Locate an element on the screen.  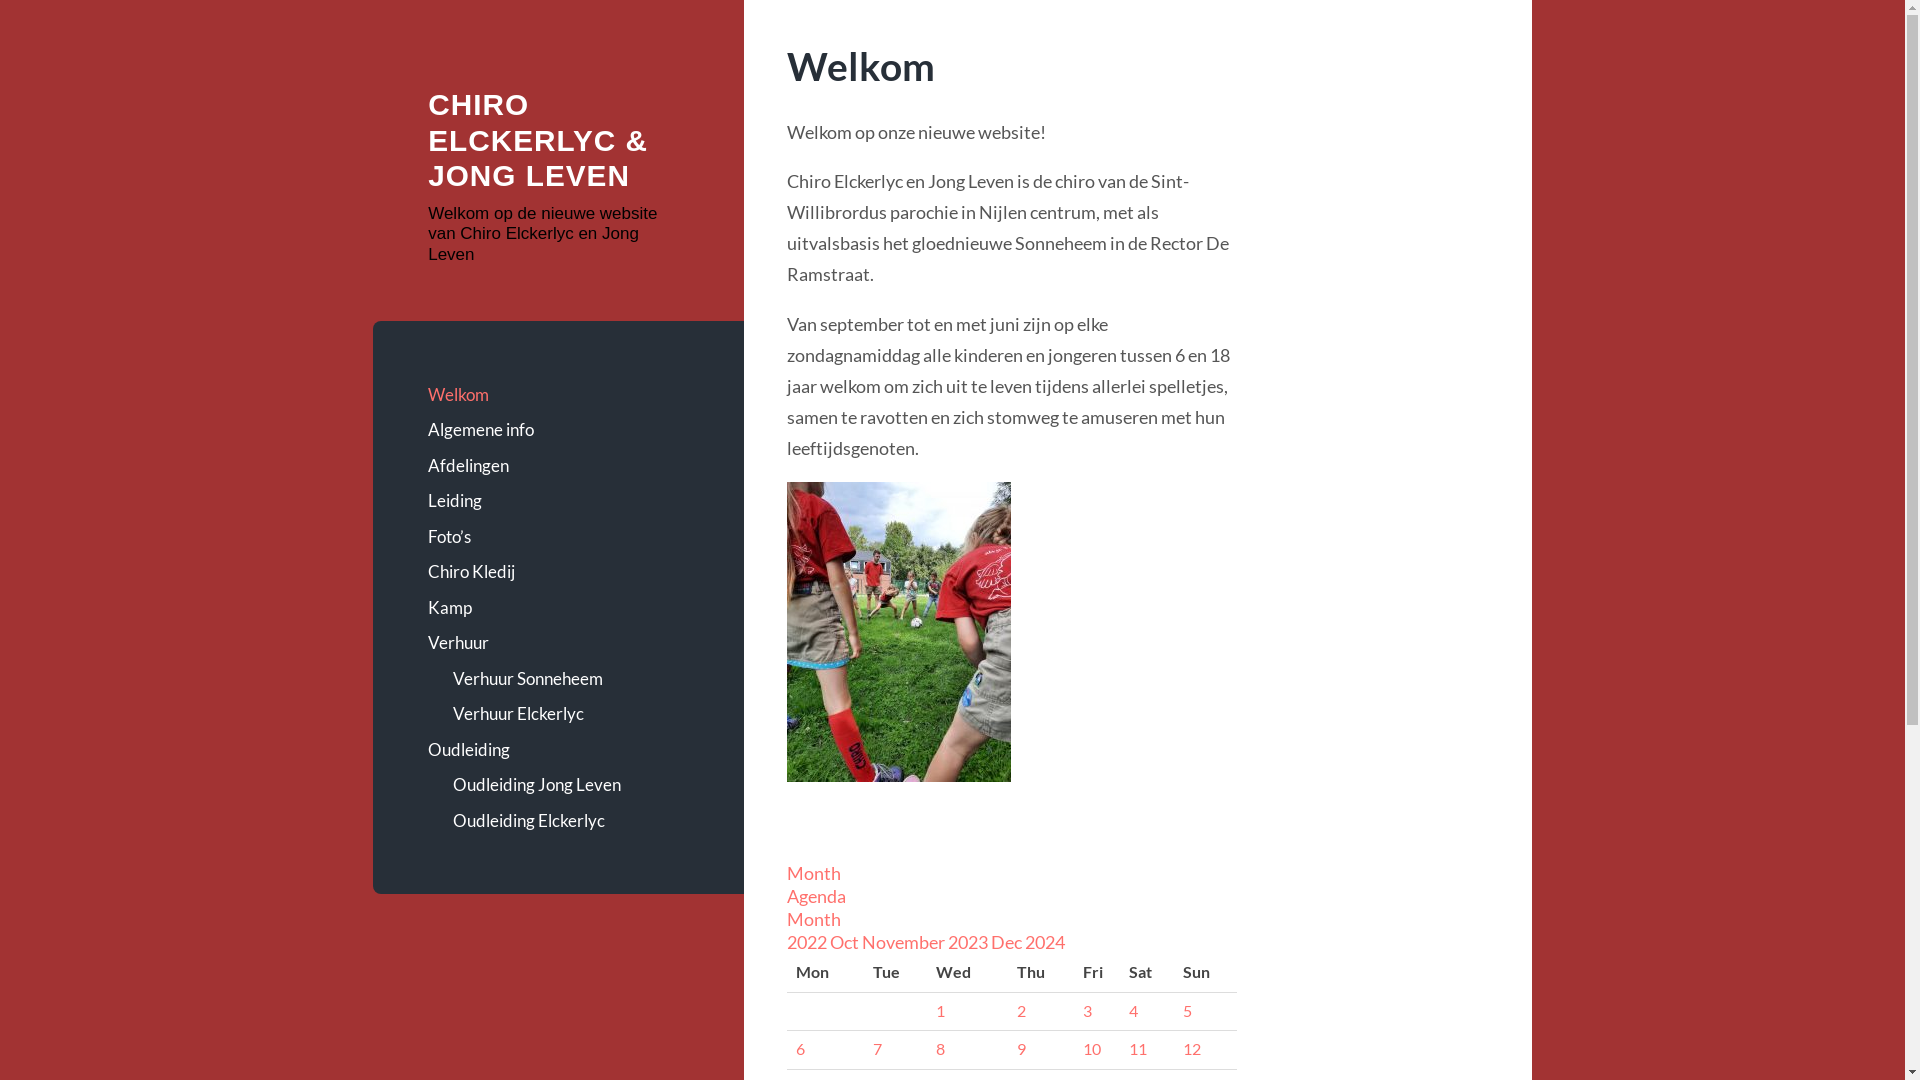
'Oct' is located at coordinates (845, 941).